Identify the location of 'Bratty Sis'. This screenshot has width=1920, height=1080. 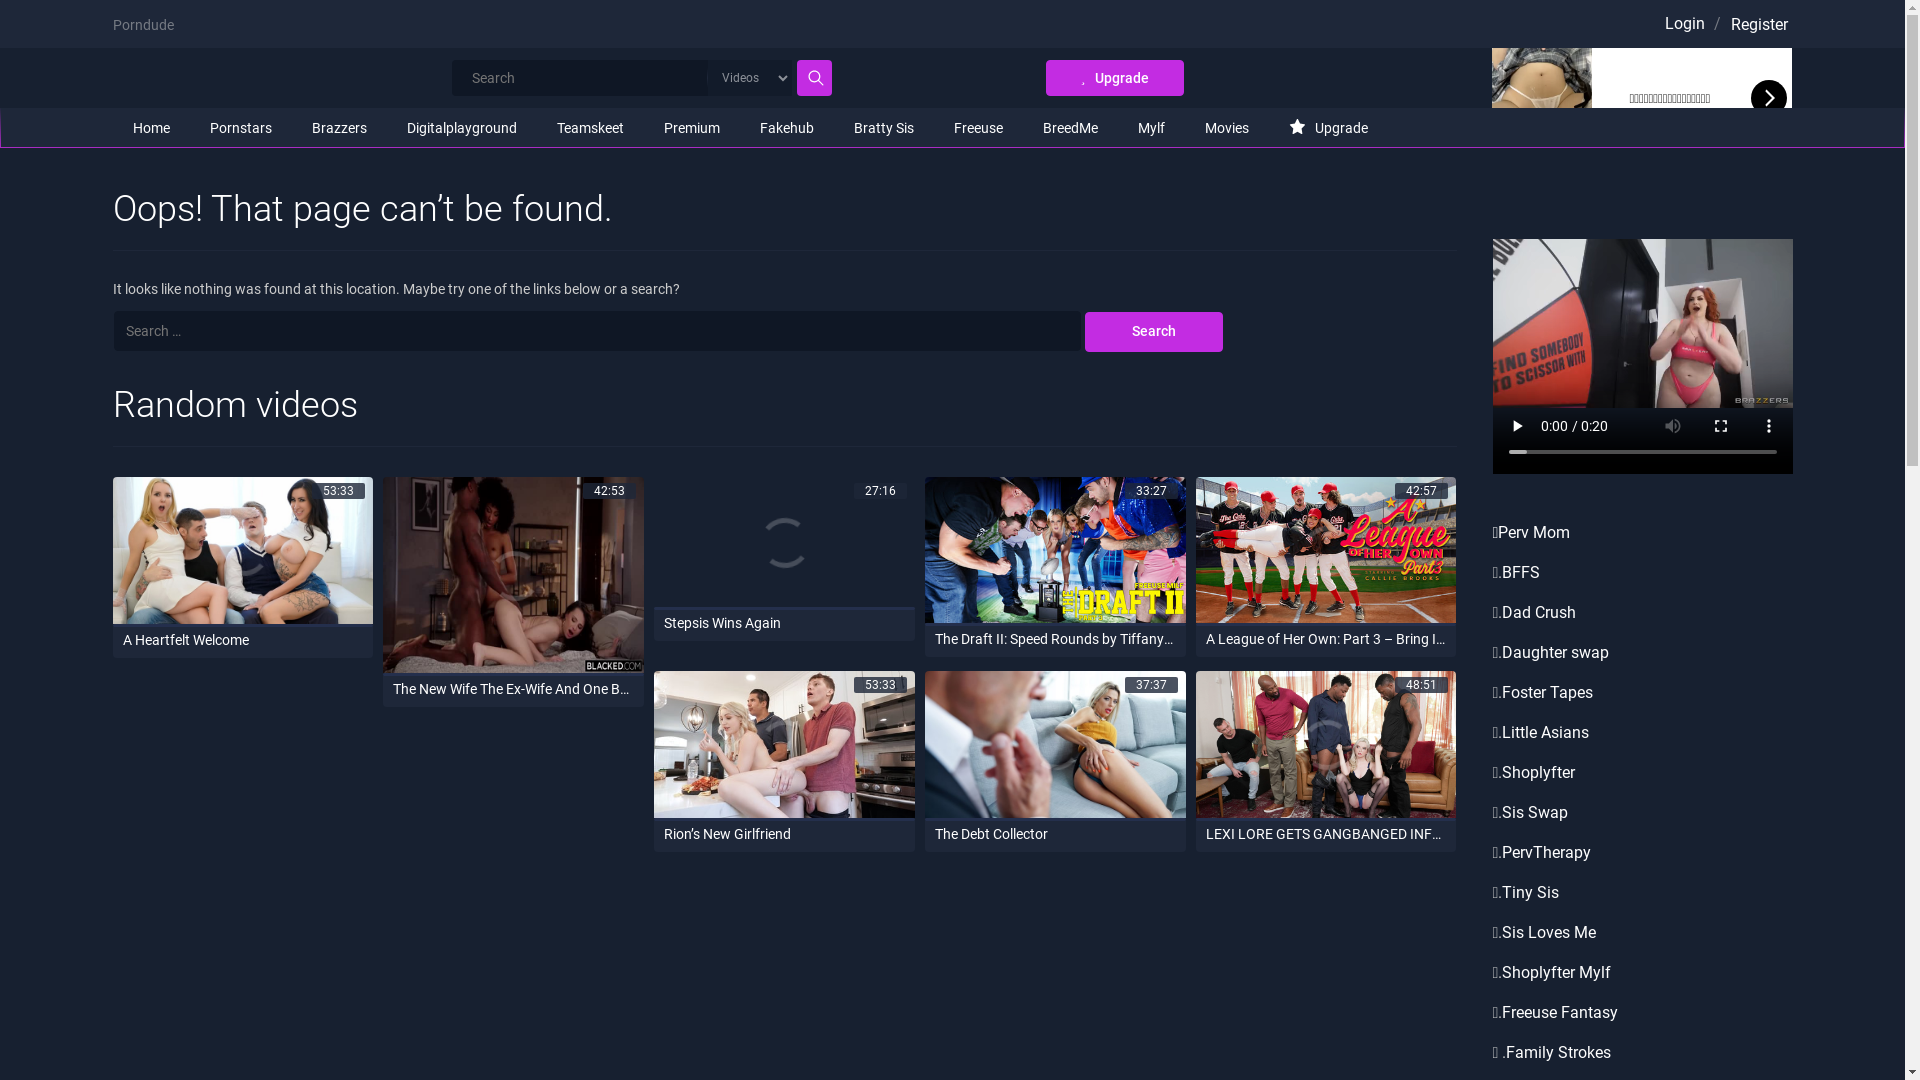
(882, 127).